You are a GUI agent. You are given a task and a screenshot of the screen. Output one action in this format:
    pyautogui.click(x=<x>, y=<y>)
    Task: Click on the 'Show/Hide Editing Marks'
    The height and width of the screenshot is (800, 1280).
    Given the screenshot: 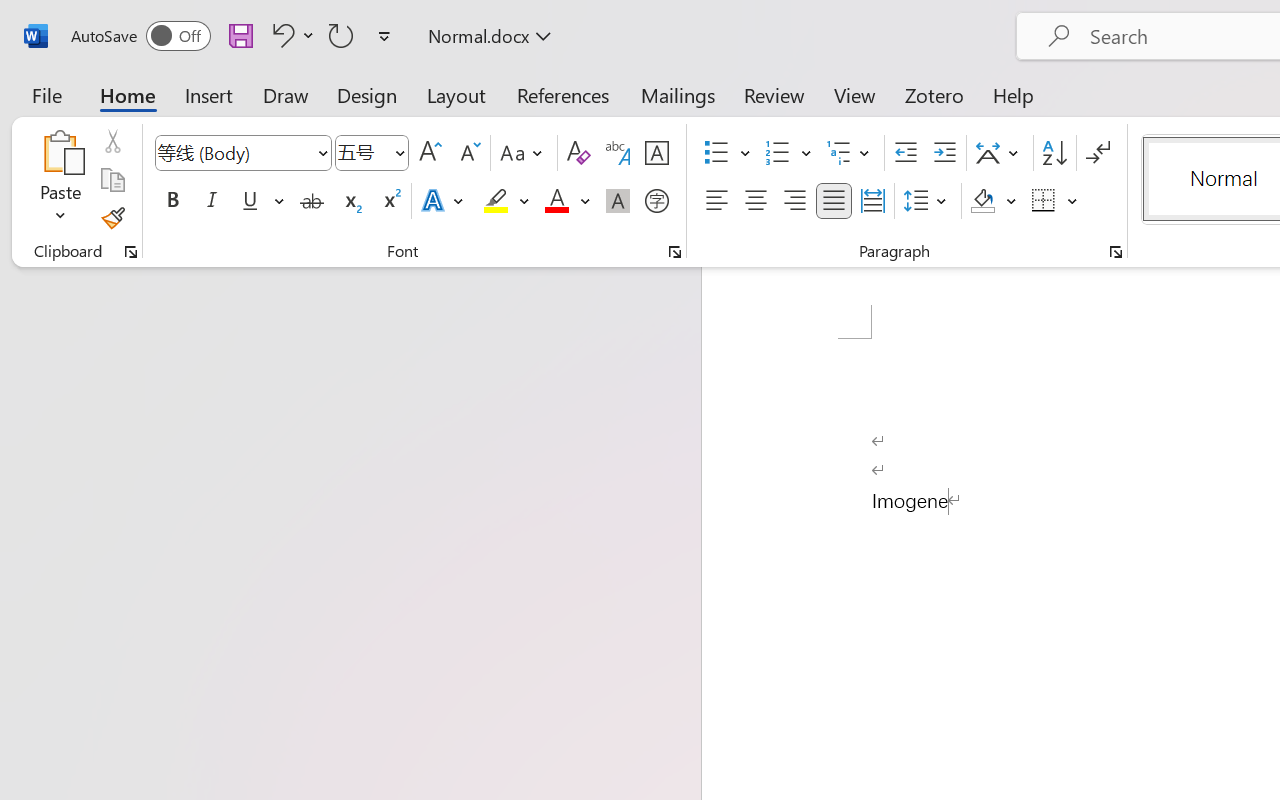 What is the action you would take?
    pyautogui.click(x=1097, y=153)
    